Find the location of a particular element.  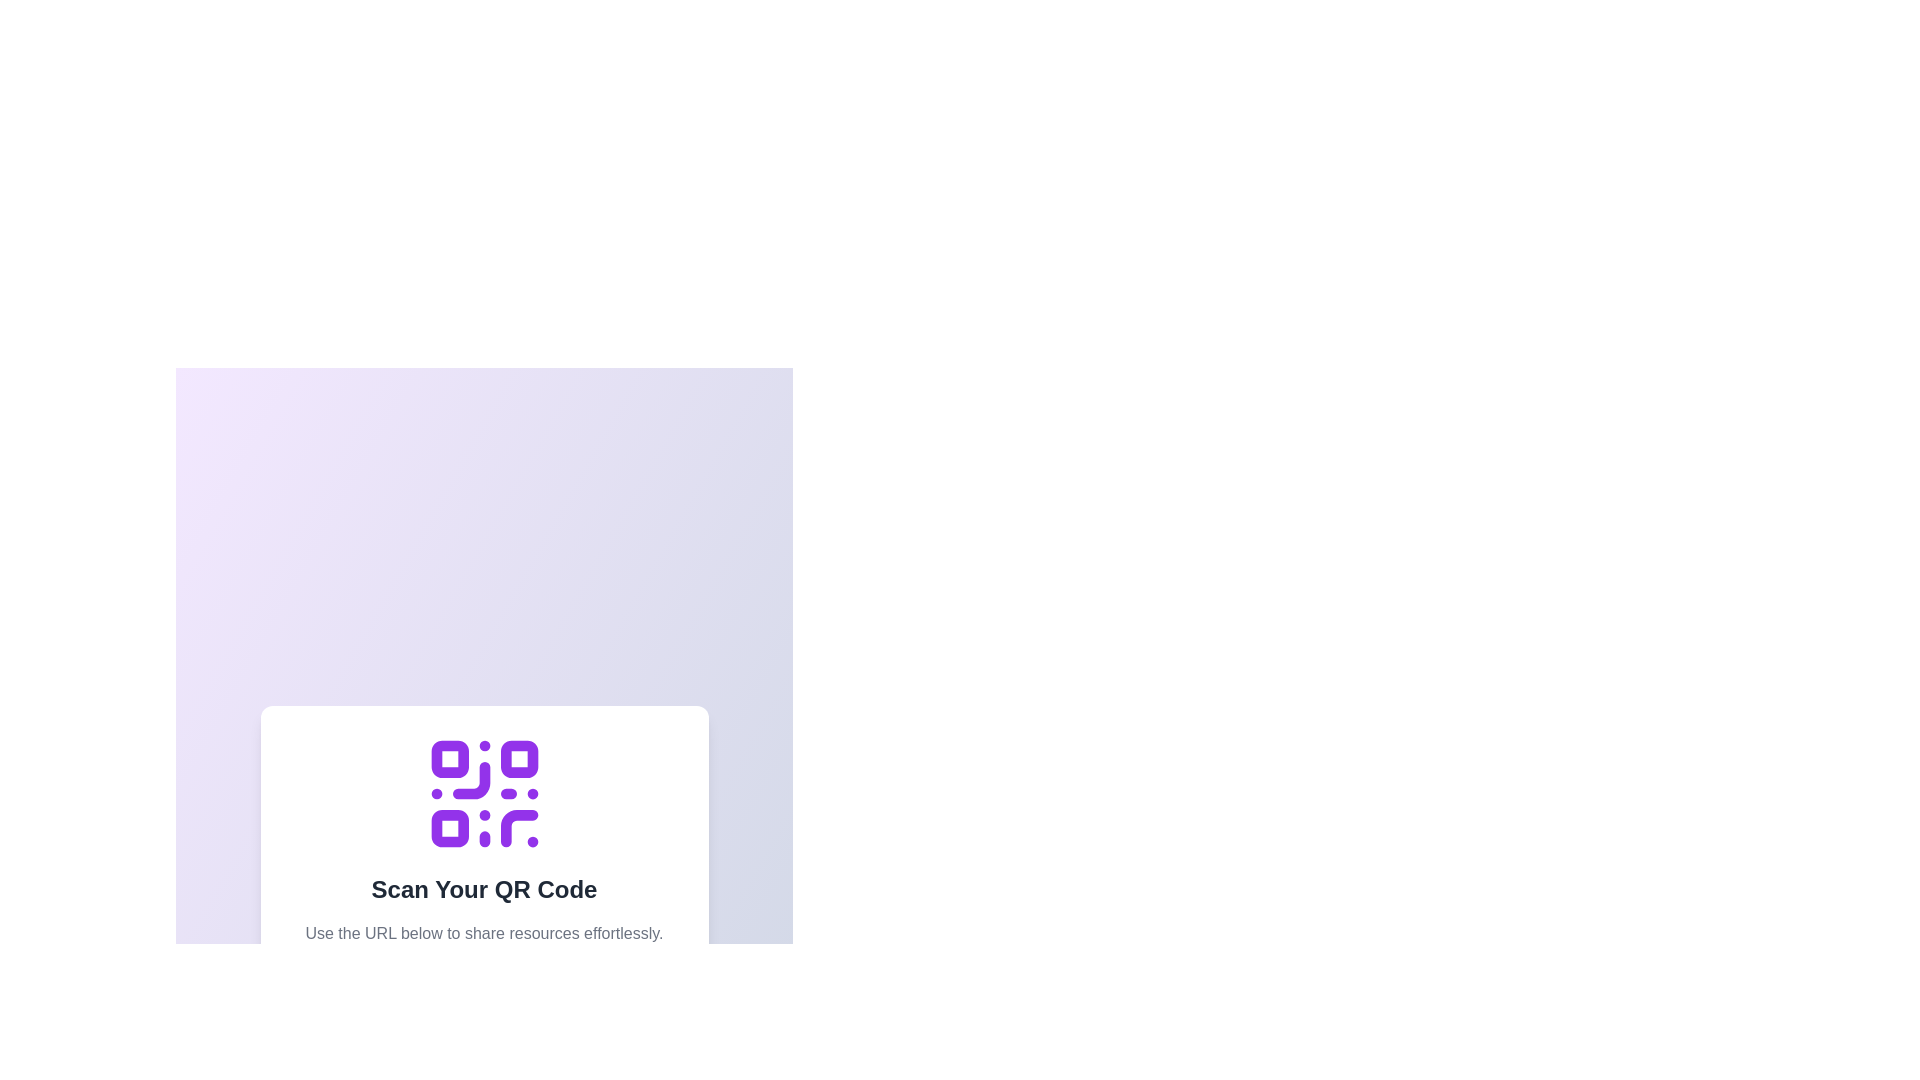

QR code displayed in the Informative Section, which is located below the top section of the card-like panel is located at coordinates (484, 837).